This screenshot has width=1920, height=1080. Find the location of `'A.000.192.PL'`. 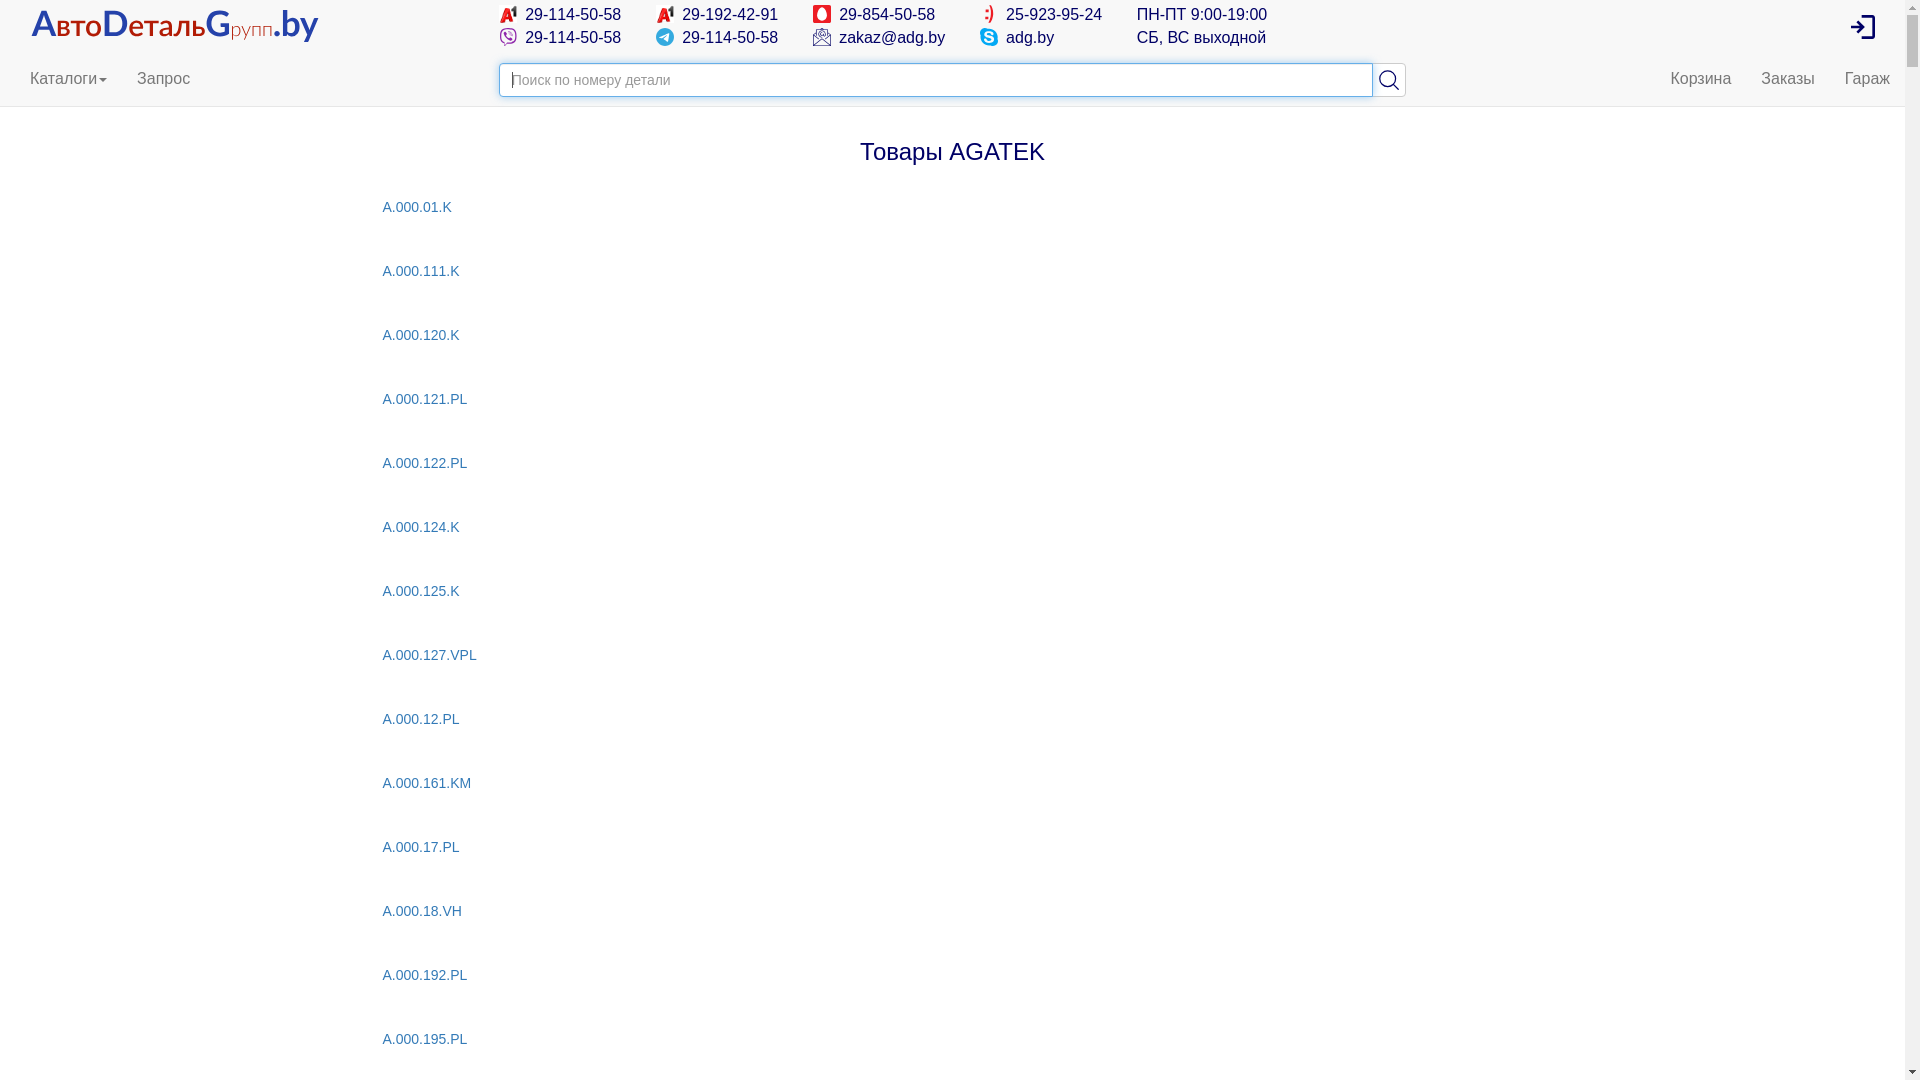

'A.000.192.PL' is located at coordinates (950, 974).